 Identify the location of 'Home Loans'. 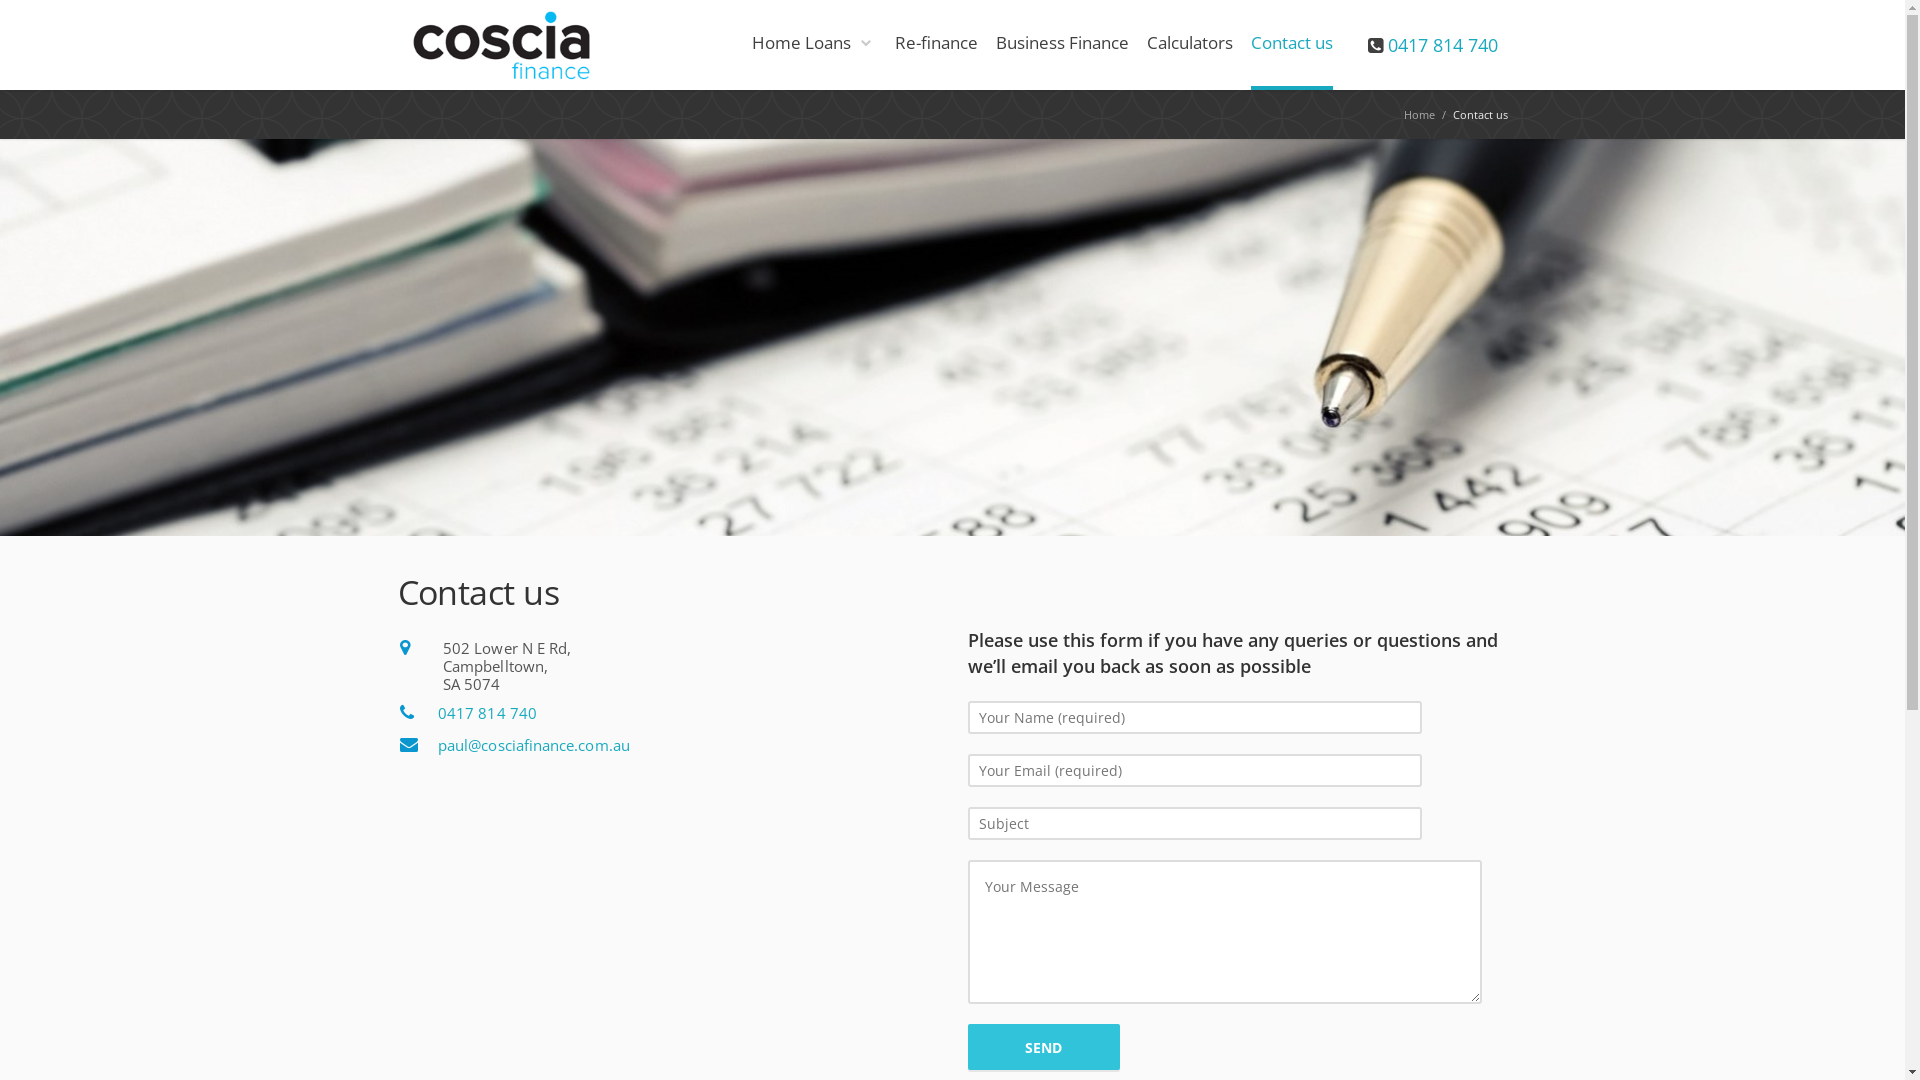
(811, 45).